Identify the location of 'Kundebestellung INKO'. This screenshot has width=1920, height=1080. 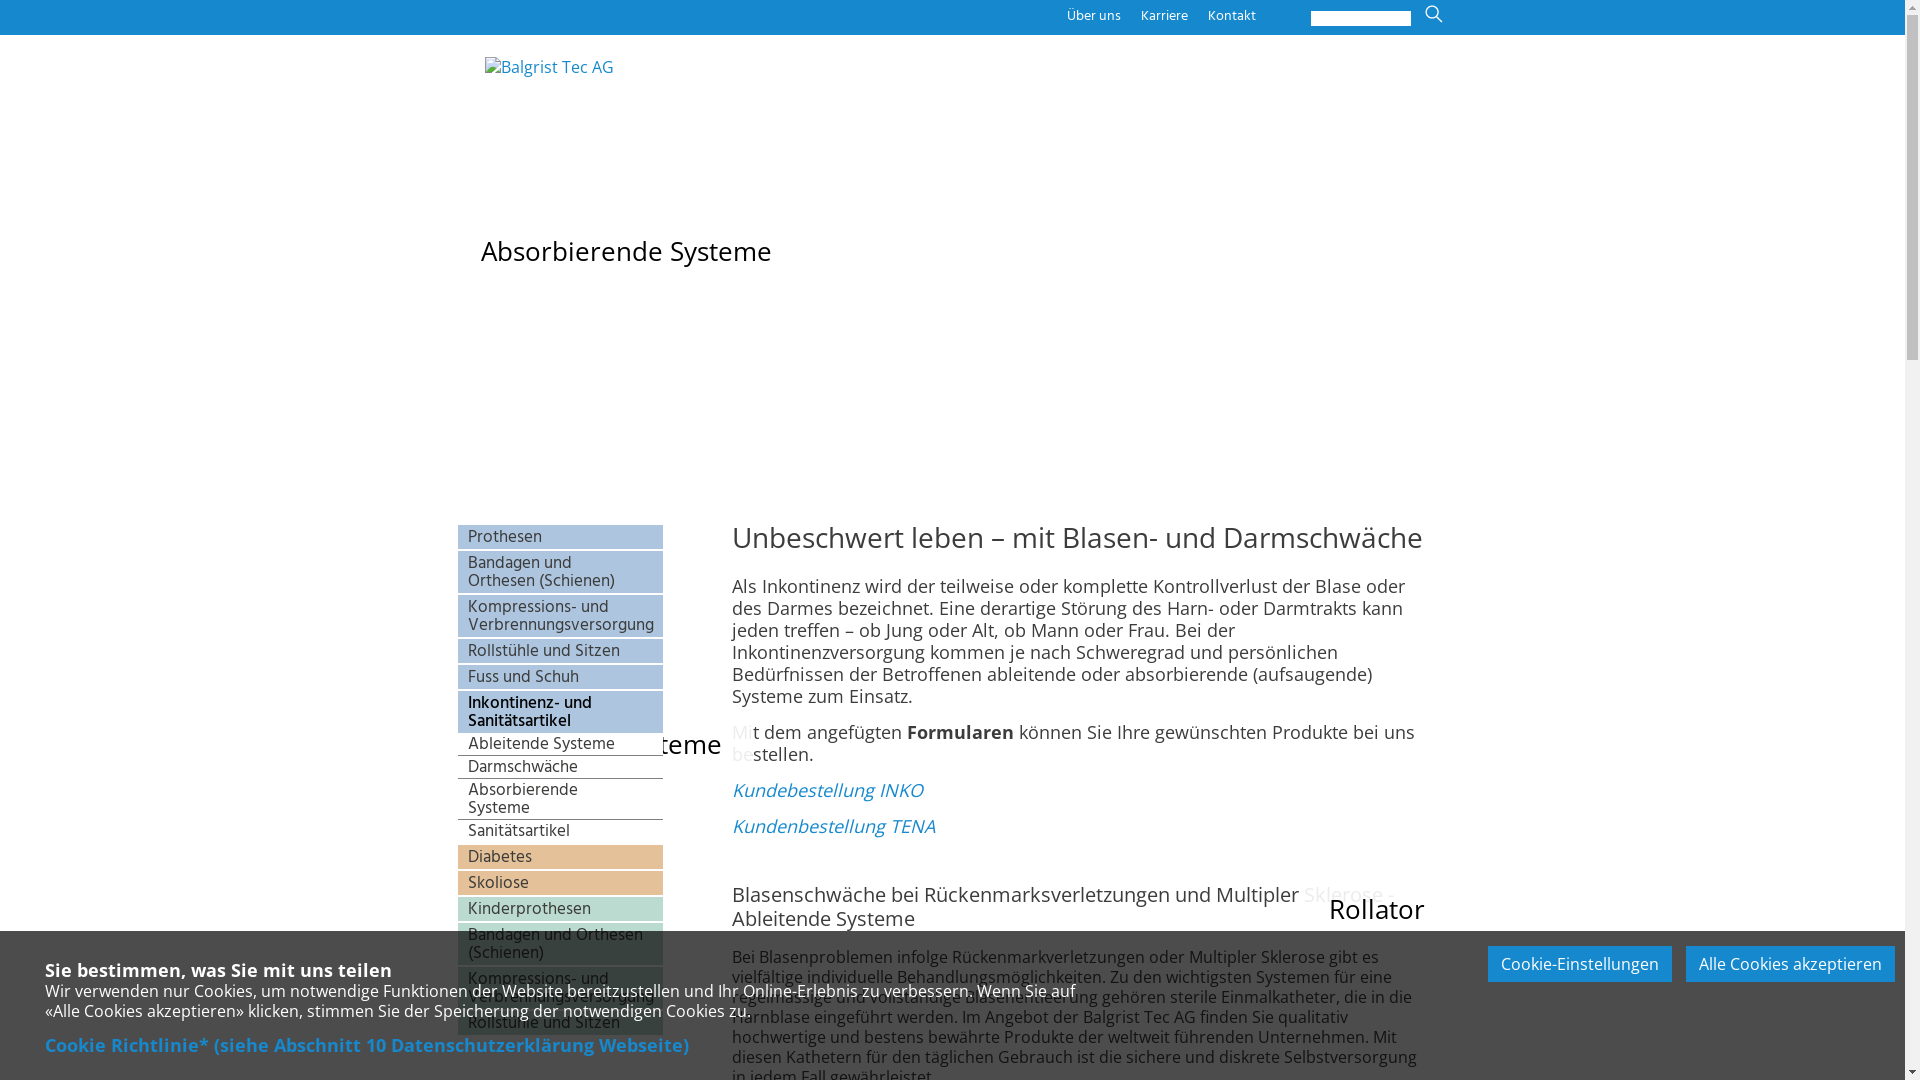
(827, 789).